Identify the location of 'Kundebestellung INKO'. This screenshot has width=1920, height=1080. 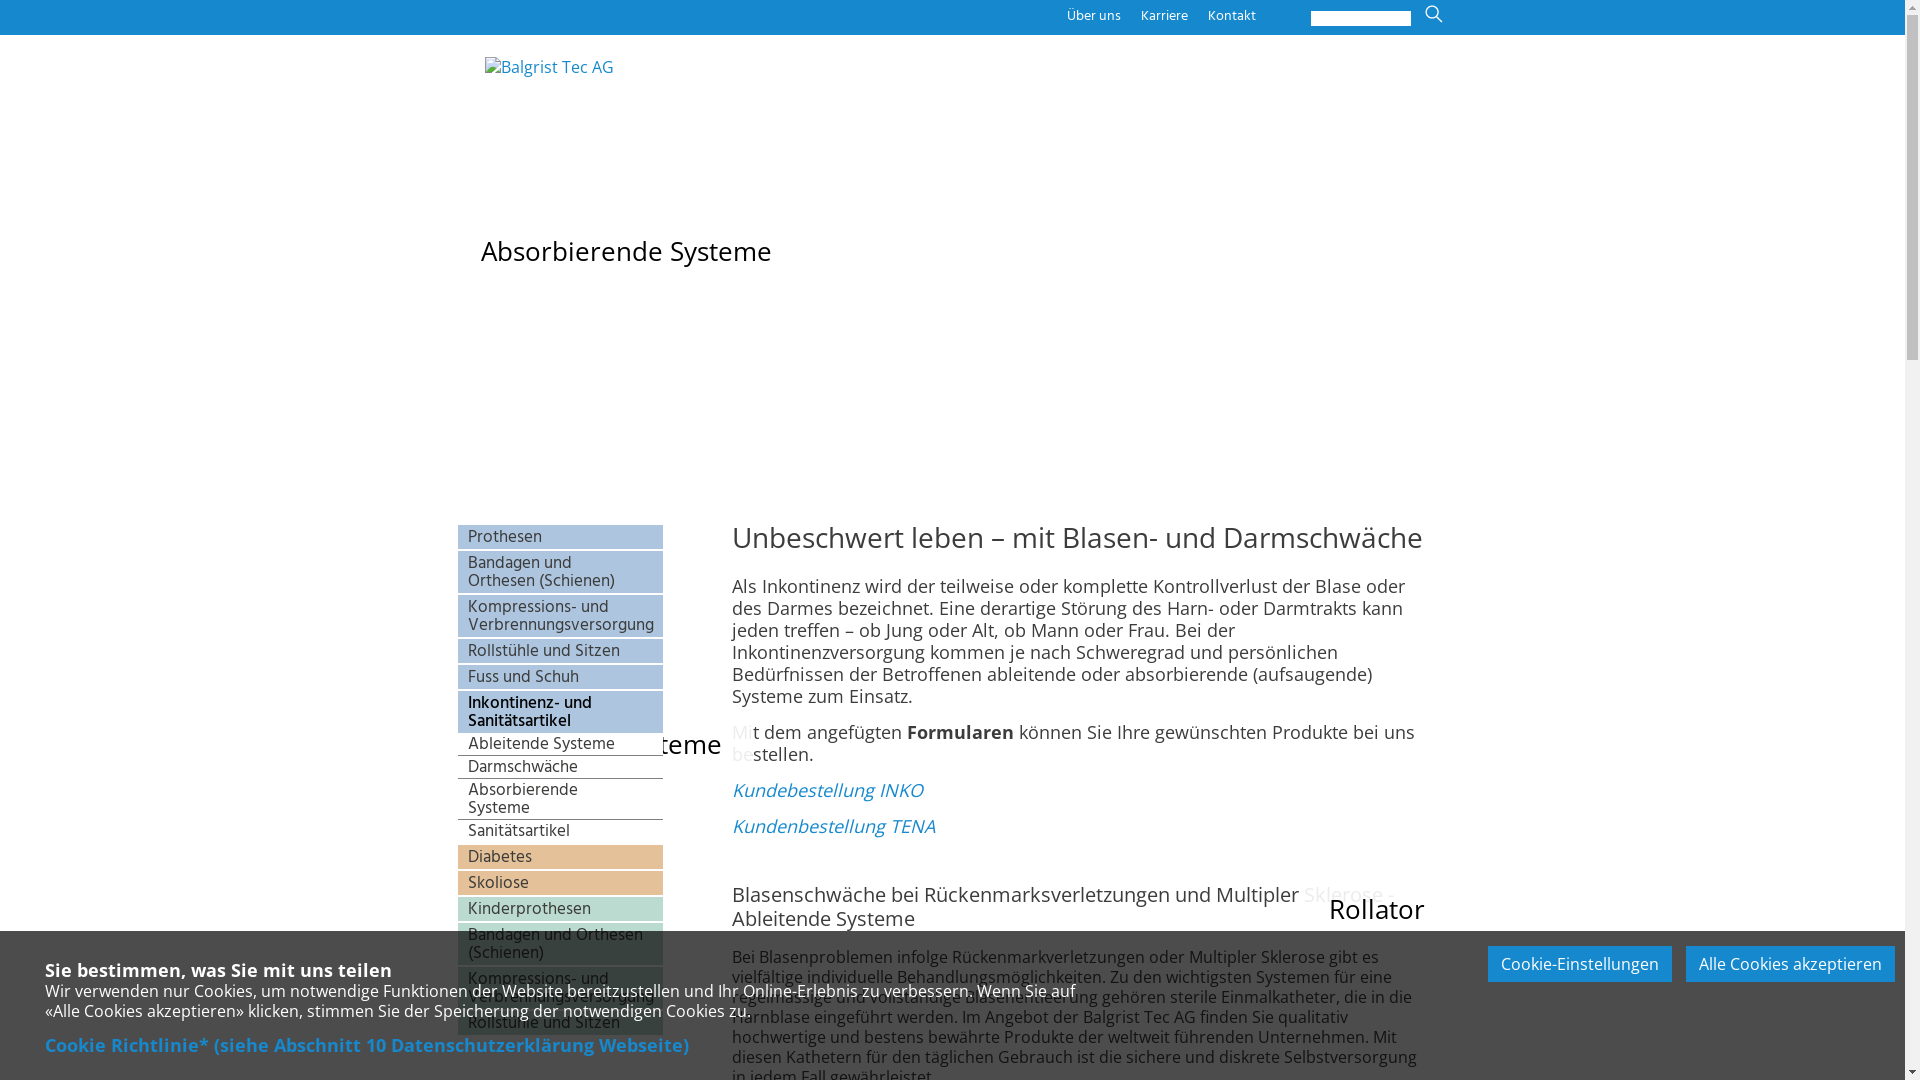
(827, 789).